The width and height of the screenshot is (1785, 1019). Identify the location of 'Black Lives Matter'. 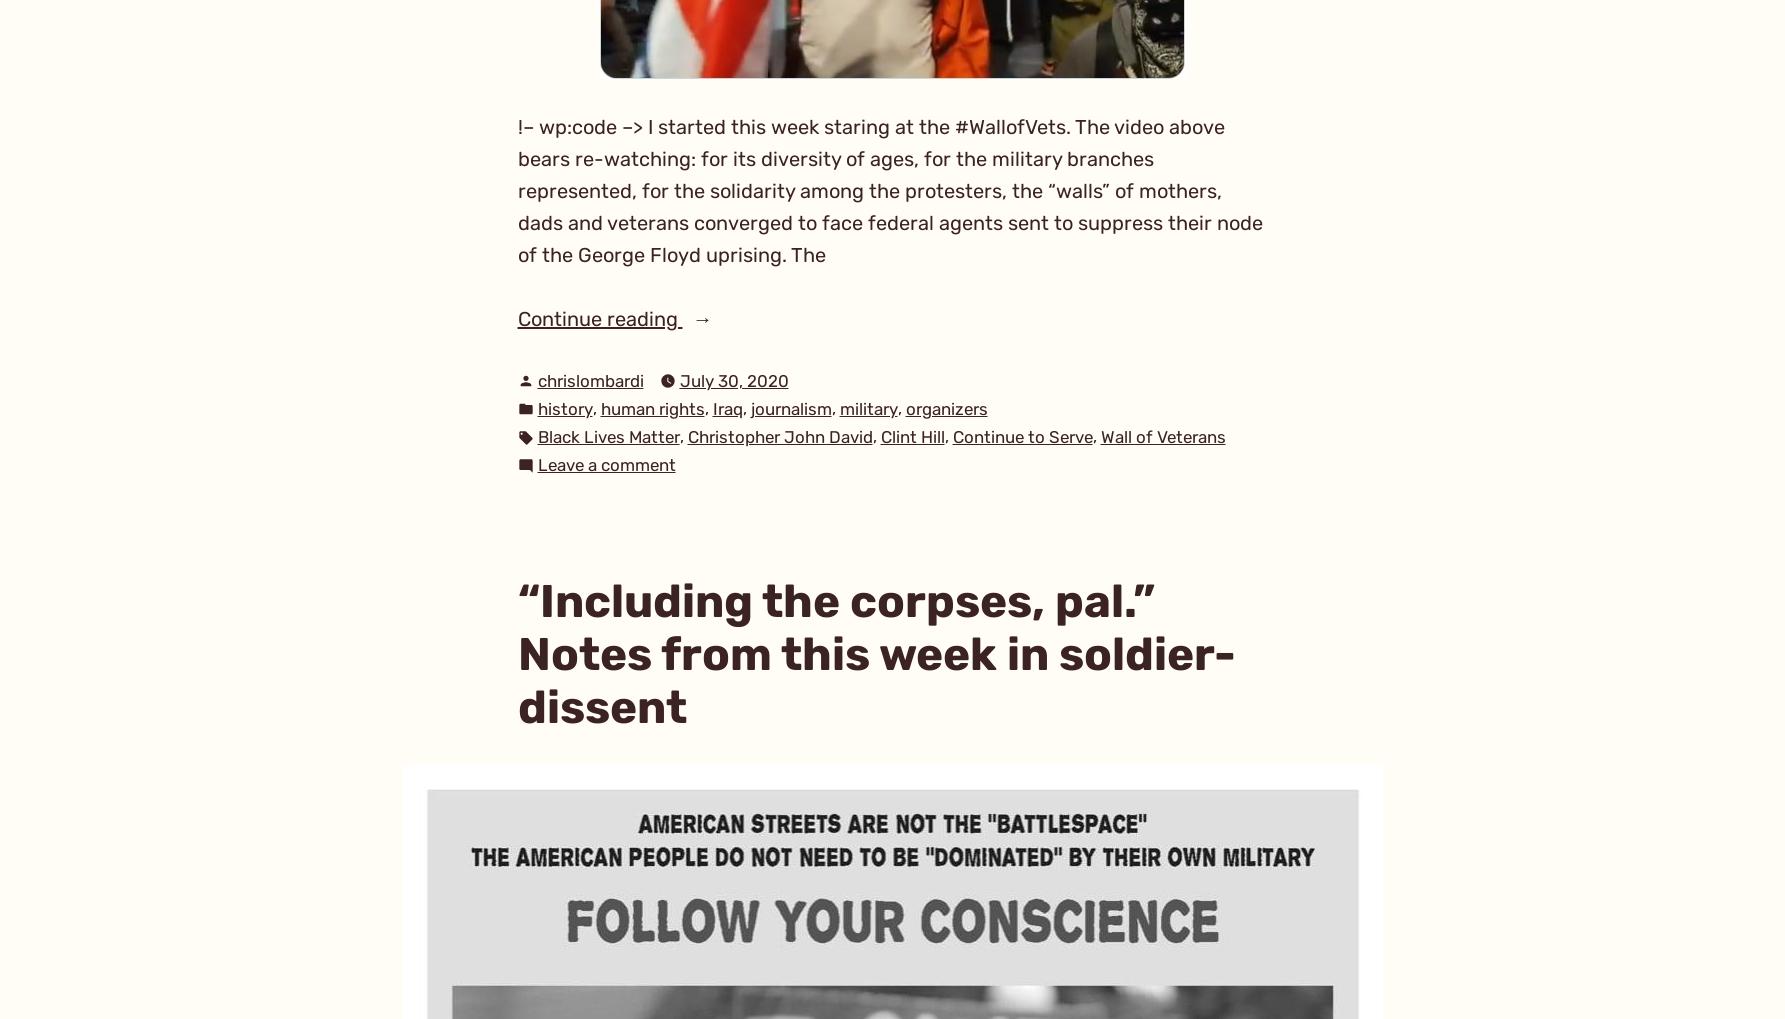
(607, 437).